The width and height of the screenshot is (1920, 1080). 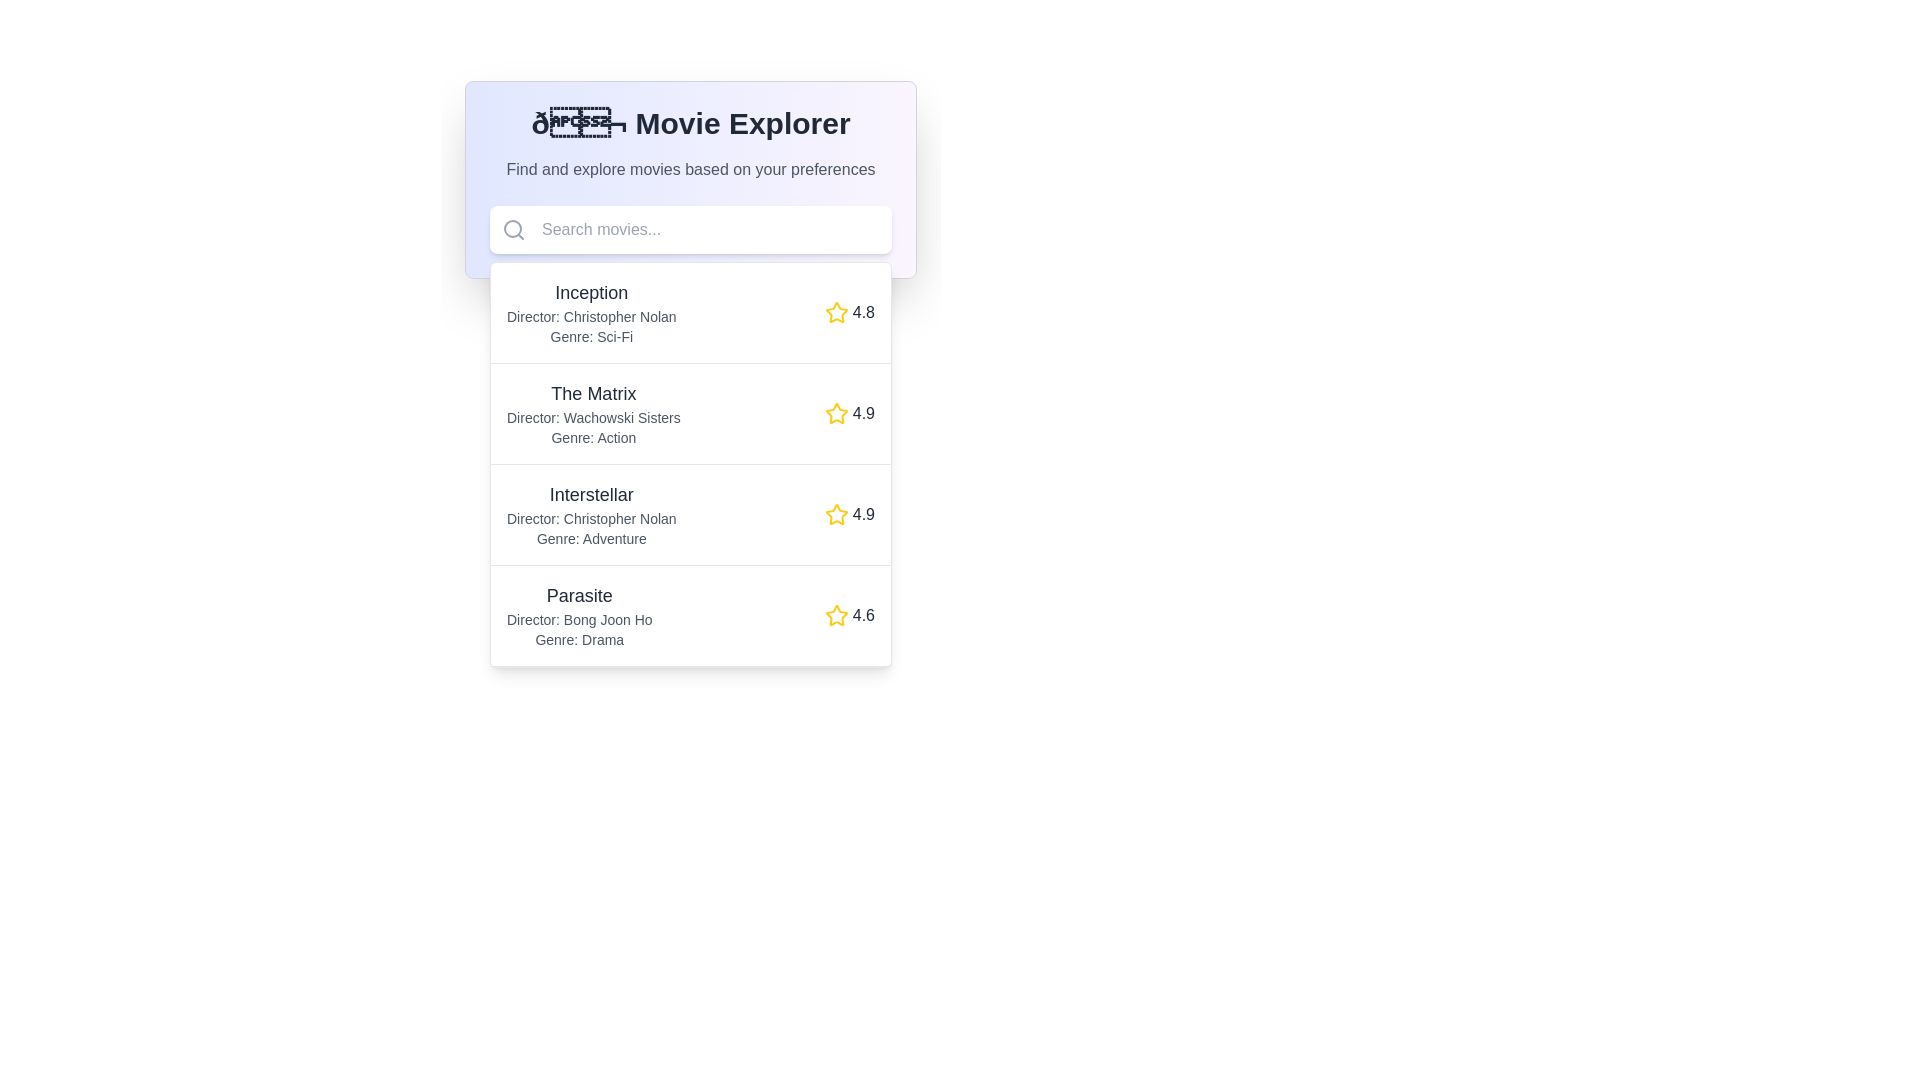 What do you see at coordinates (590, 494) in the screenshot?
I see `the text label identifying the movie 'Interstellar', which is centrally aligned in the third group of movie listings` at bounding box center [590, 494].